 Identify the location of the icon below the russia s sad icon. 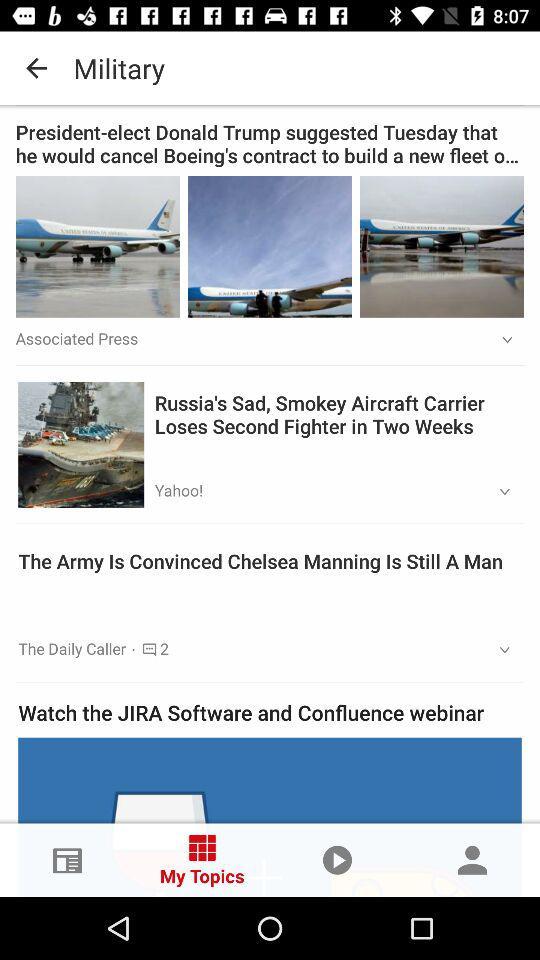
(497, 491).